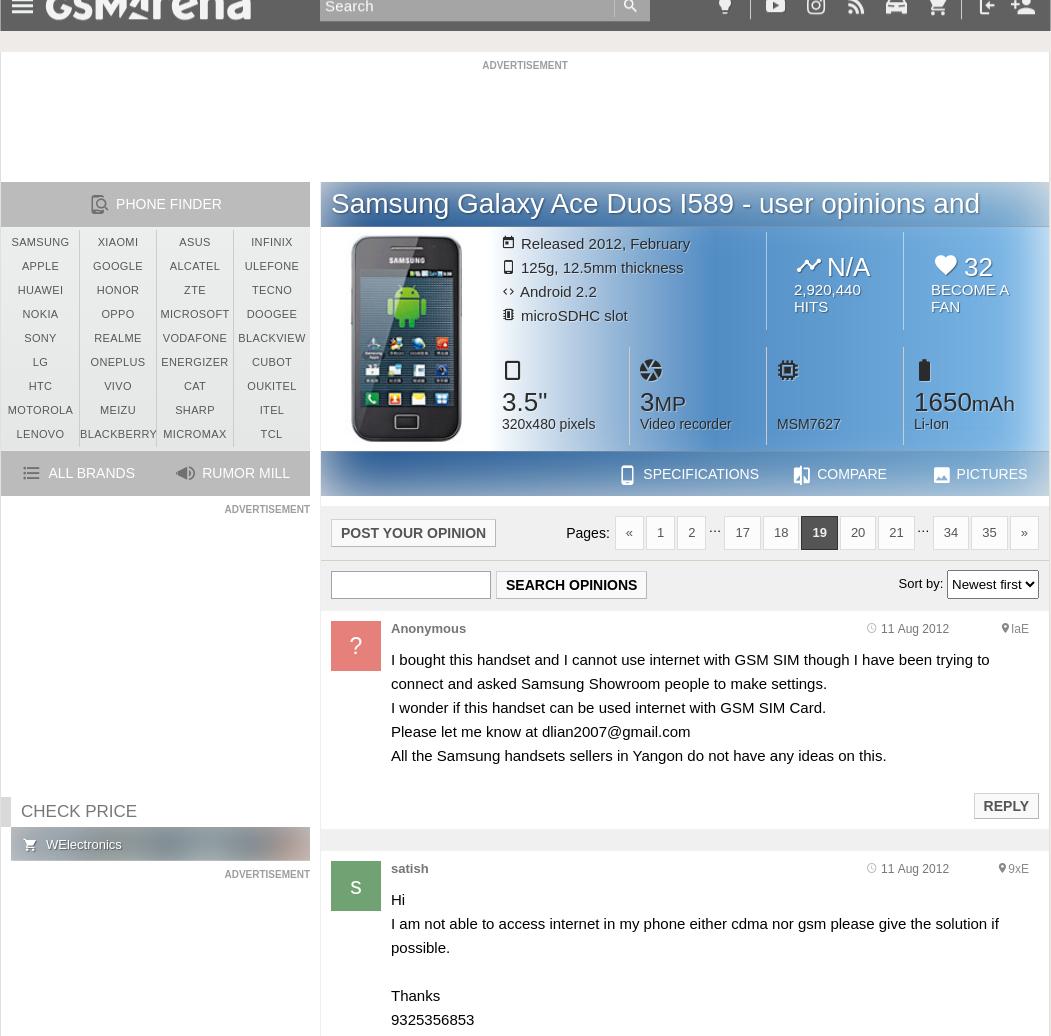  Describe the element at coordinates (271, 289) in the screenshot. I see `'Tecno'` at that location.